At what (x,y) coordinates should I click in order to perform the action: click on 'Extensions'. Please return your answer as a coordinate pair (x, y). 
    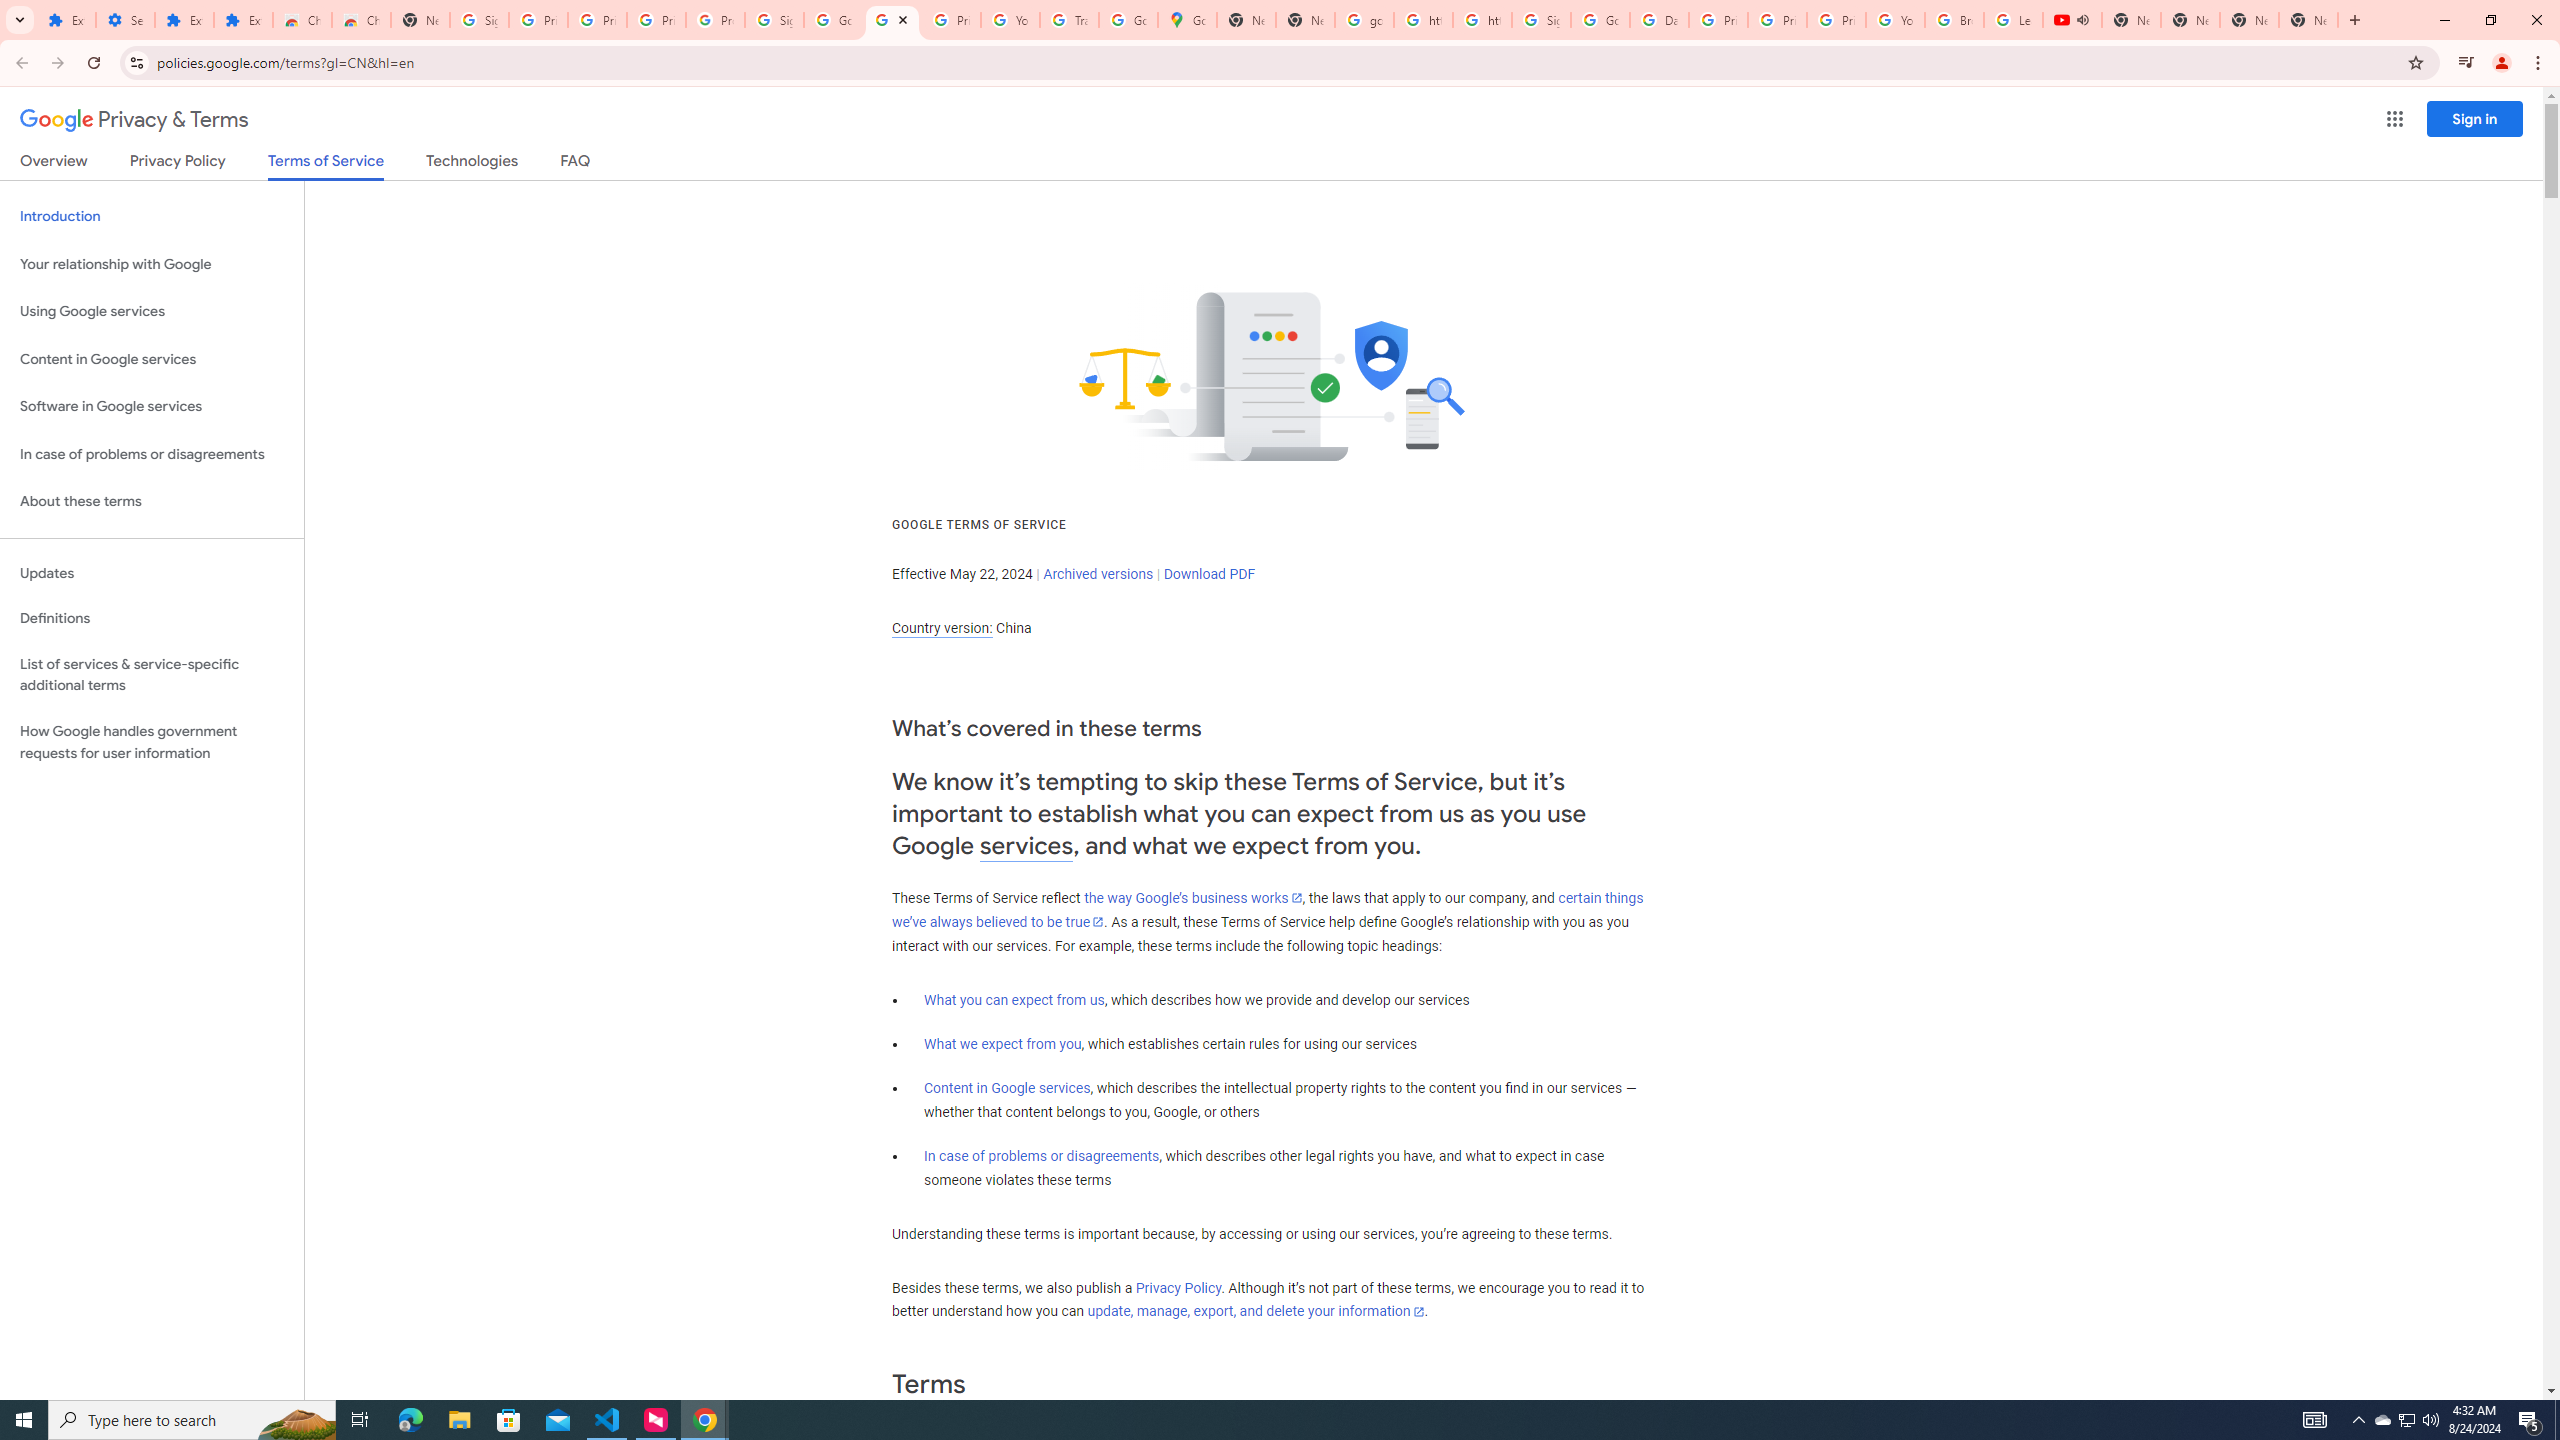
    Looking at the image, I should click on (183, 19).